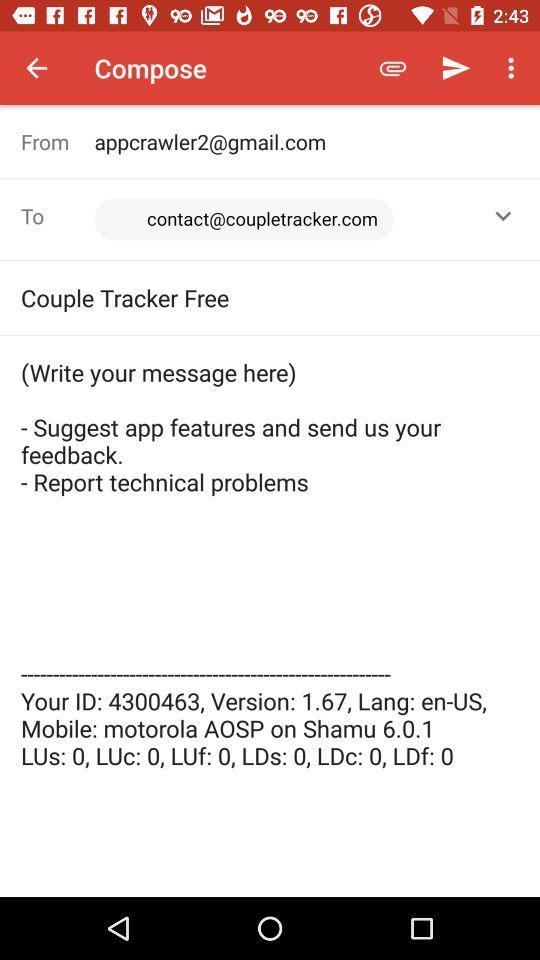 This screenshot has width=540, height=960. Describe the element at coordinates (274, 219) in the screenshot. I see `the icon to the right of the from item` at that location.